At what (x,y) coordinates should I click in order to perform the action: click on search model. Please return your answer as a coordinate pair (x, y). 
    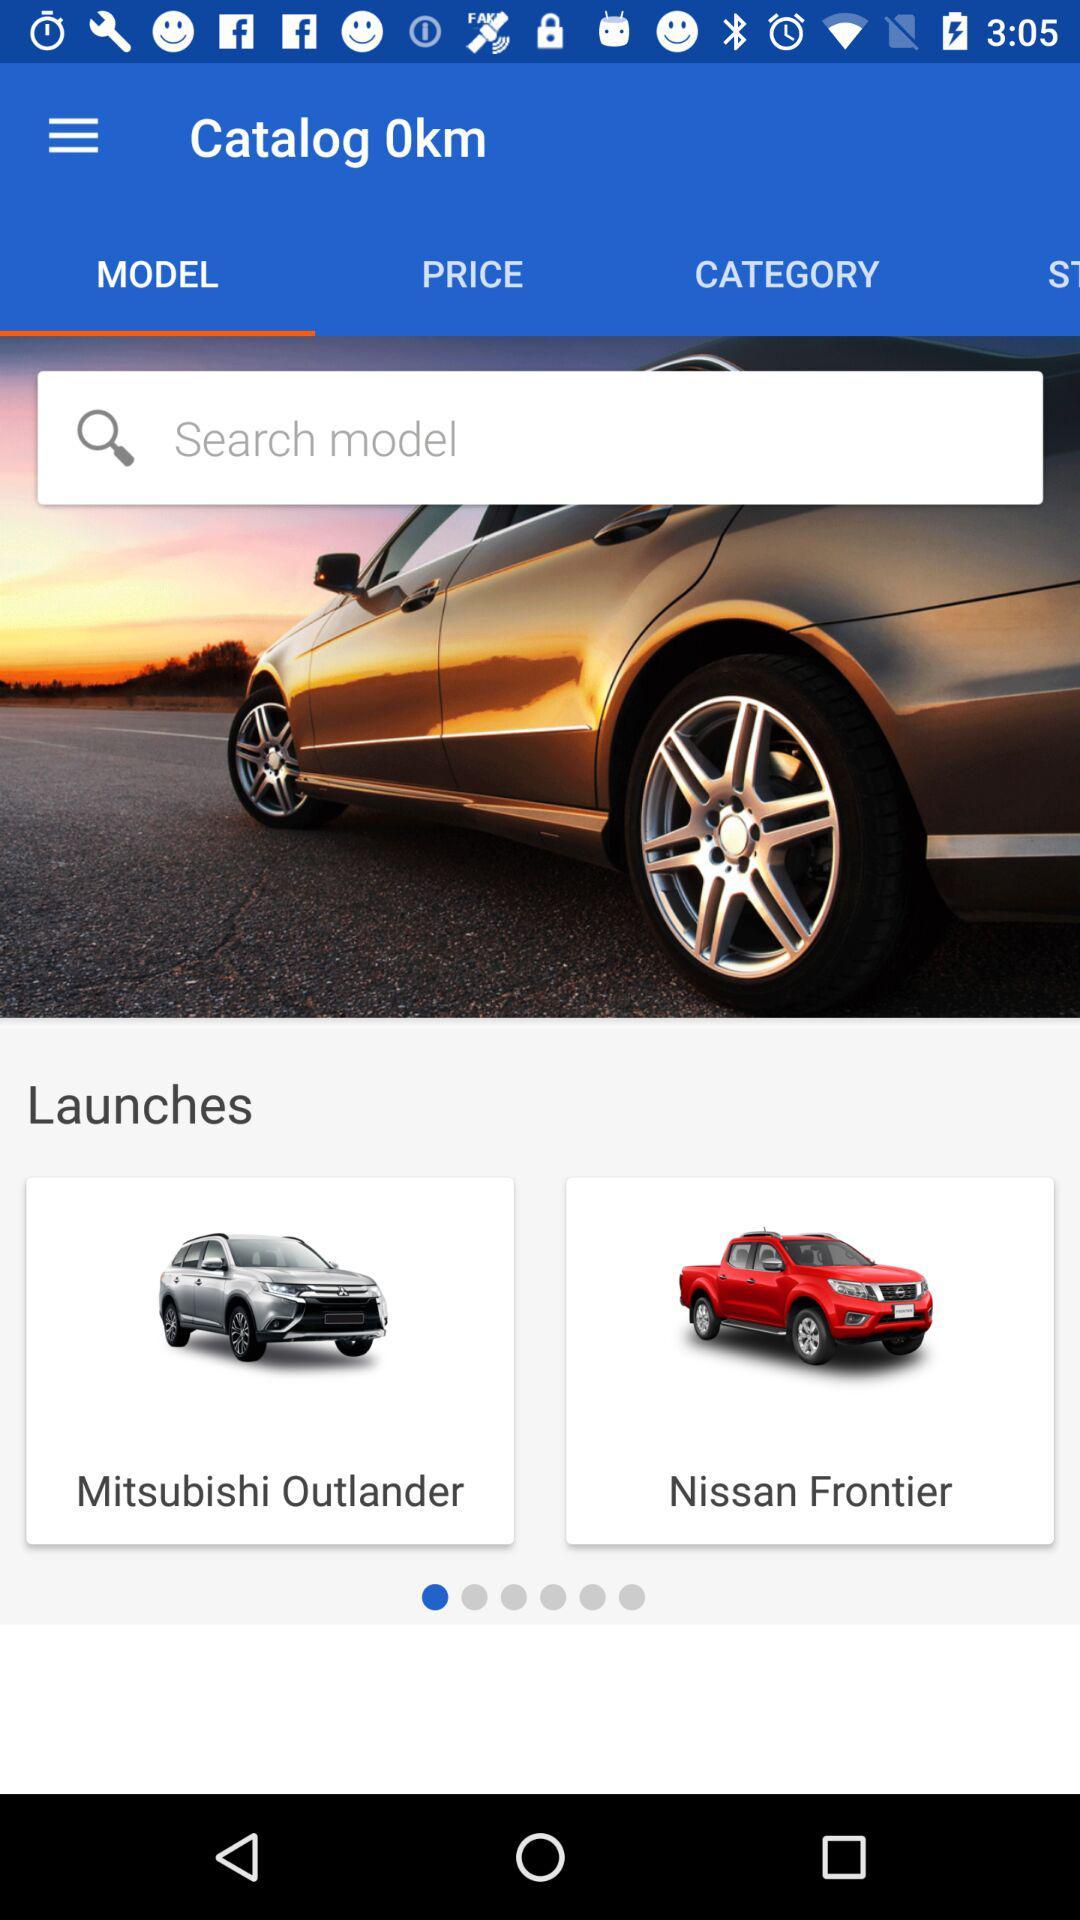
    Looking at the image, I should click on (540, 436).